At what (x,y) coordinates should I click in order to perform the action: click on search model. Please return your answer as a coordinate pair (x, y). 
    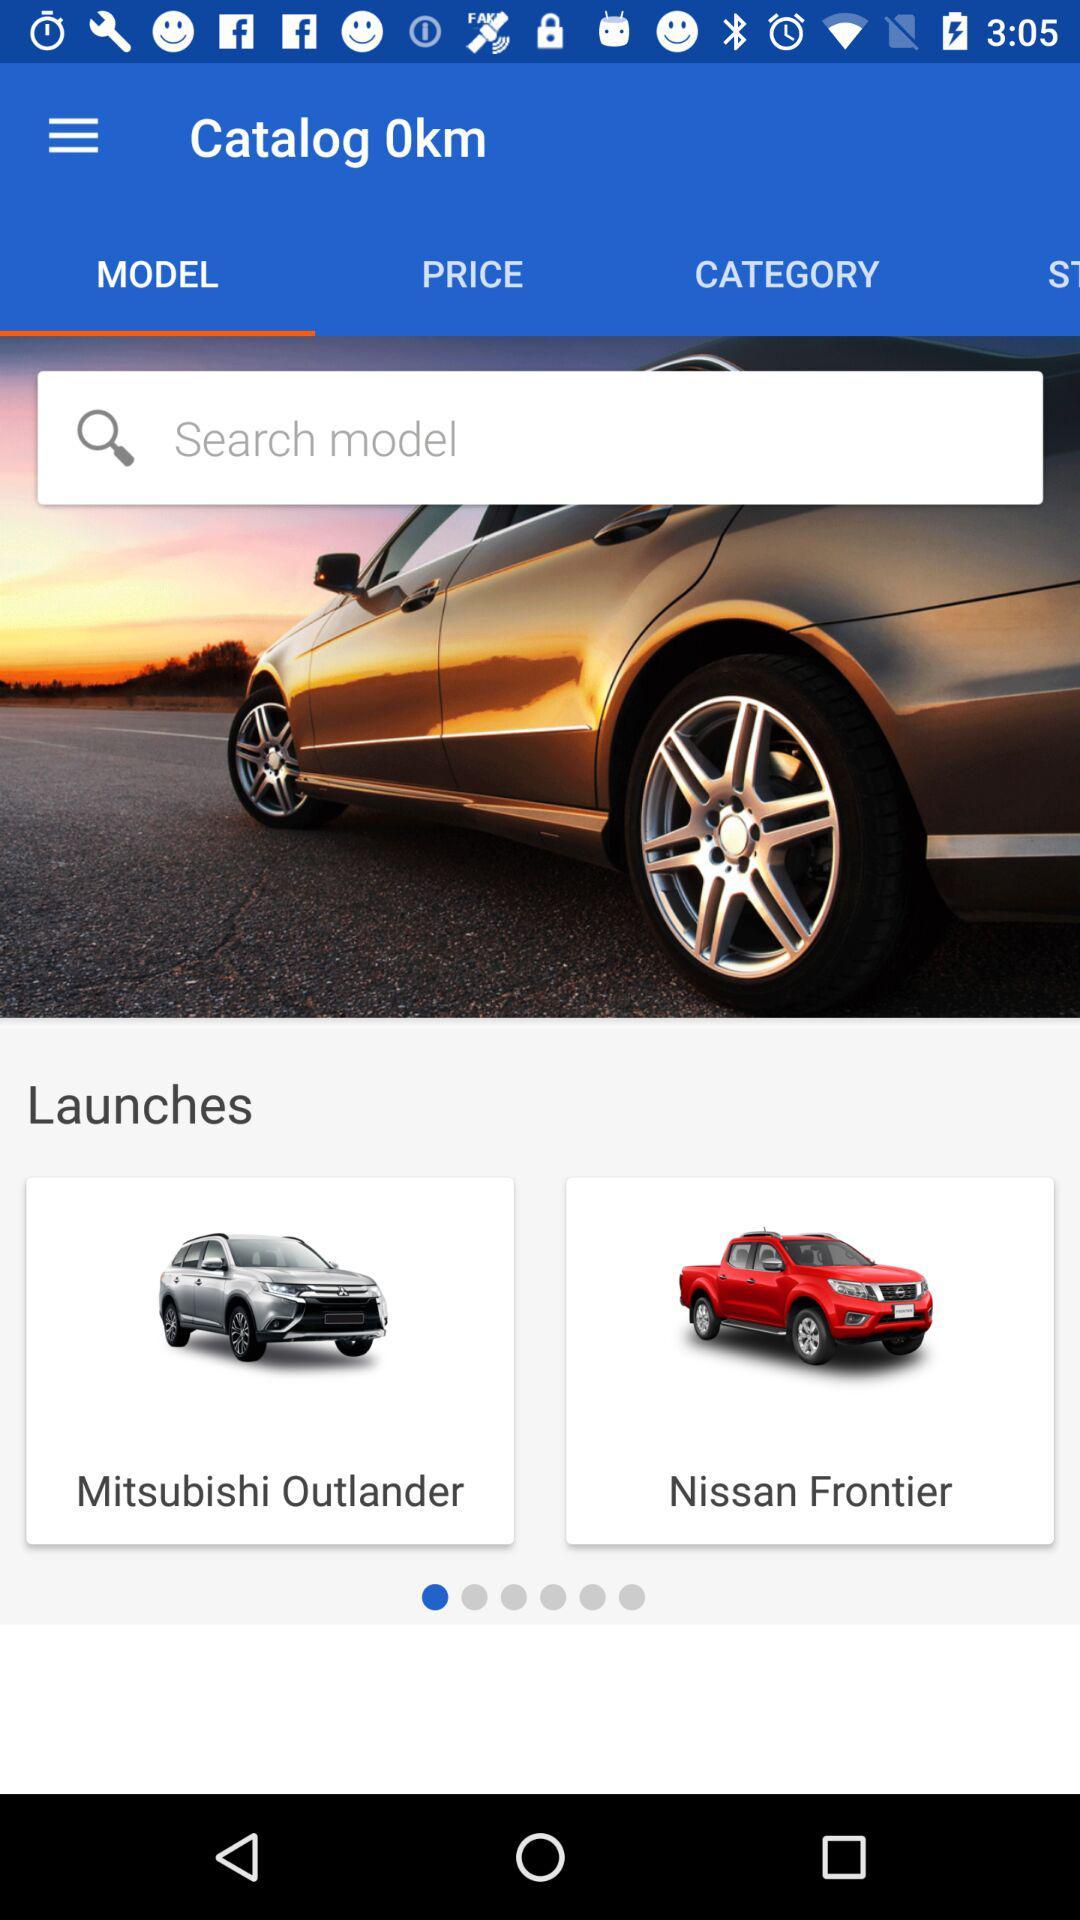
    Looking at the image, I should click on (540, 436).